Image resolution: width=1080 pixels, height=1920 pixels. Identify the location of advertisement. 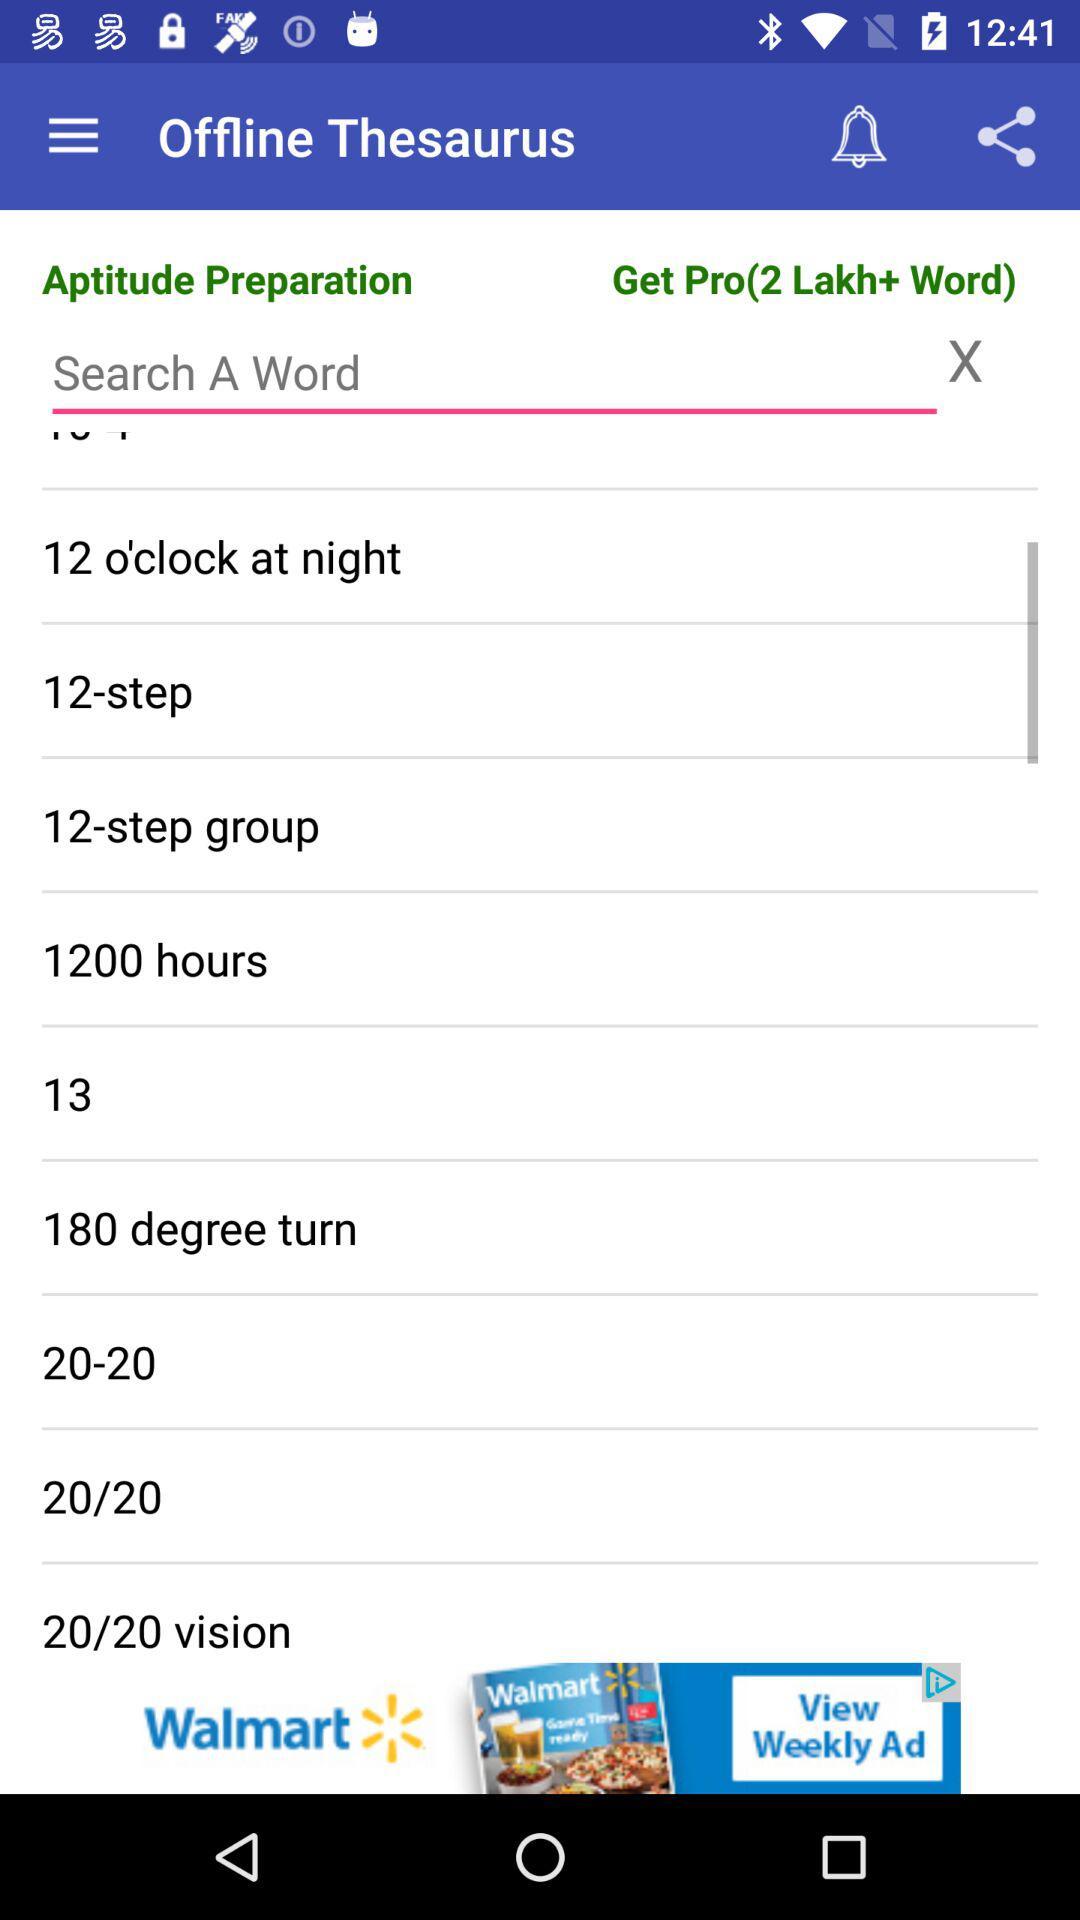
(540, 1727).